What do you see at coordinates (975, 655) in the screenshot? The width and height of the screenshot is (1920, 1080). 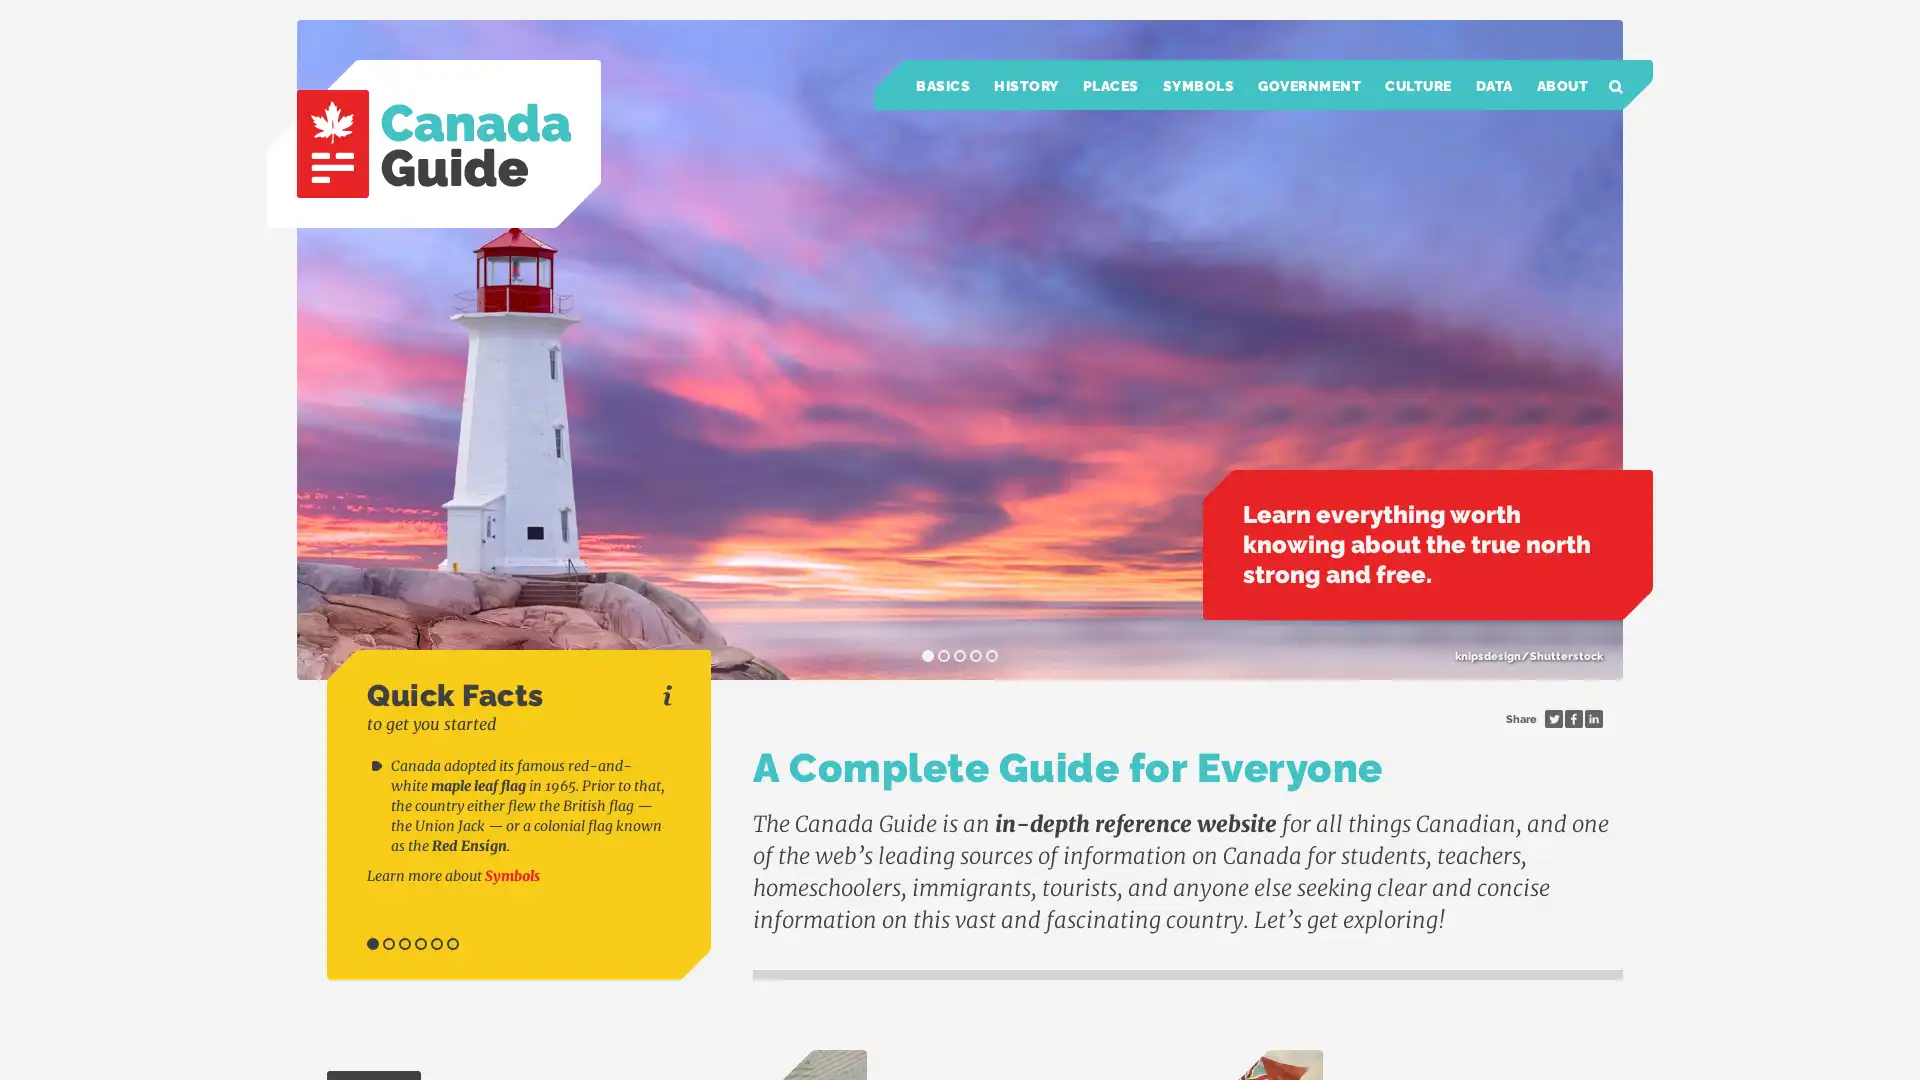 I see `Go to slide 4` at bounding box center [975, 655].